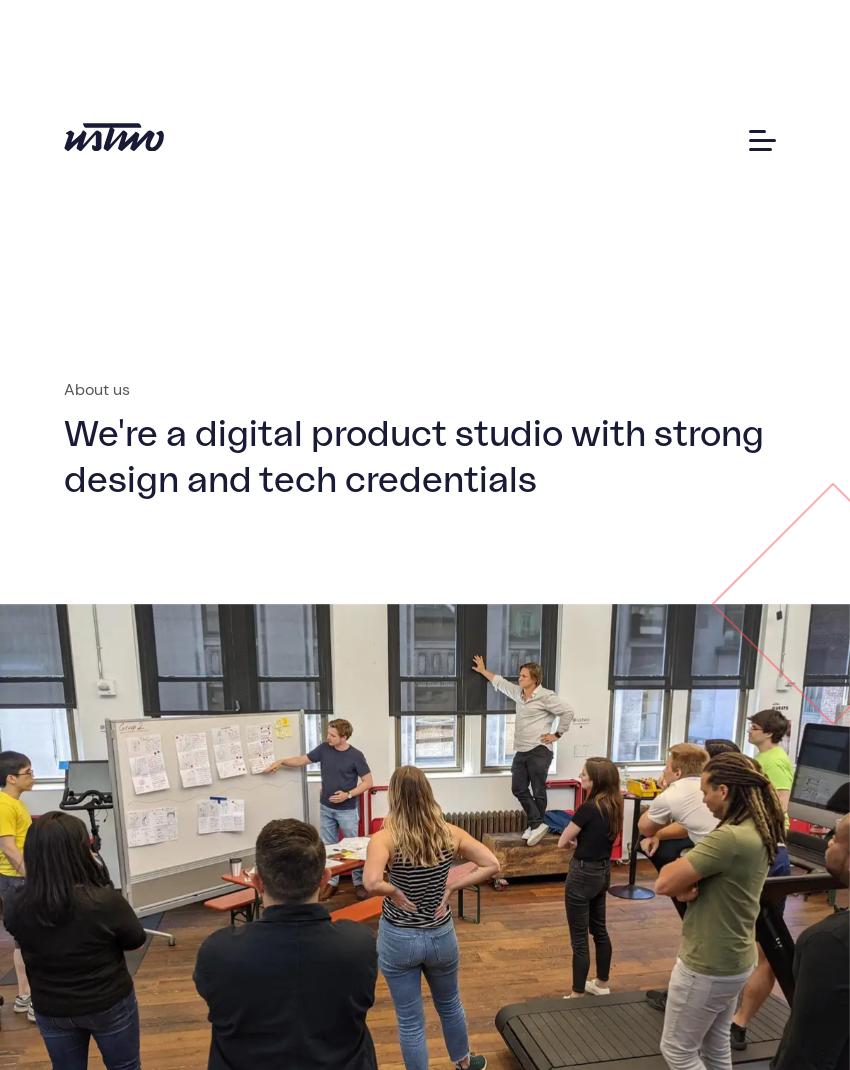 This screenshot has width=850, height=1070. I want to click on 'About us', so click(94, 388).